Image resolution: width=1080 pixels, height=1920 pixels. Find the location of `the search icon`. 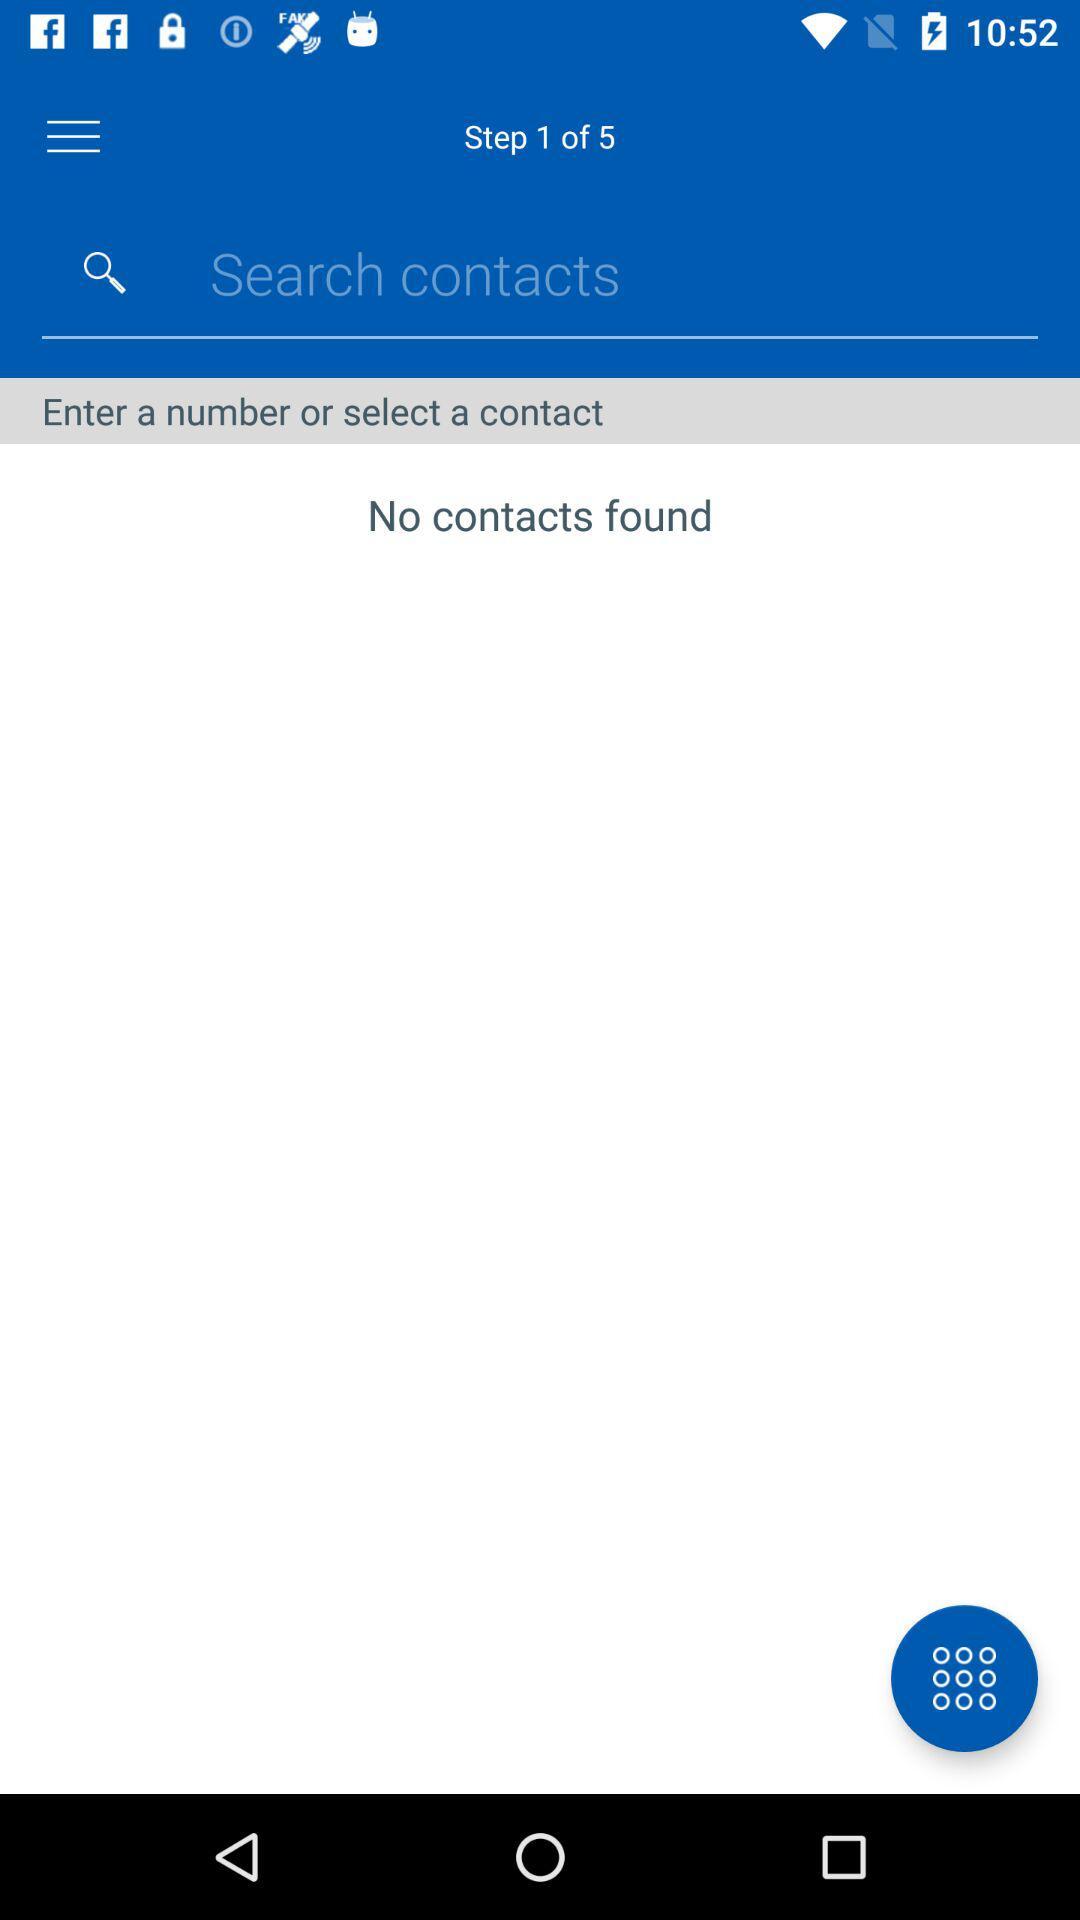

the search icon is located at coordinates (104, 272).